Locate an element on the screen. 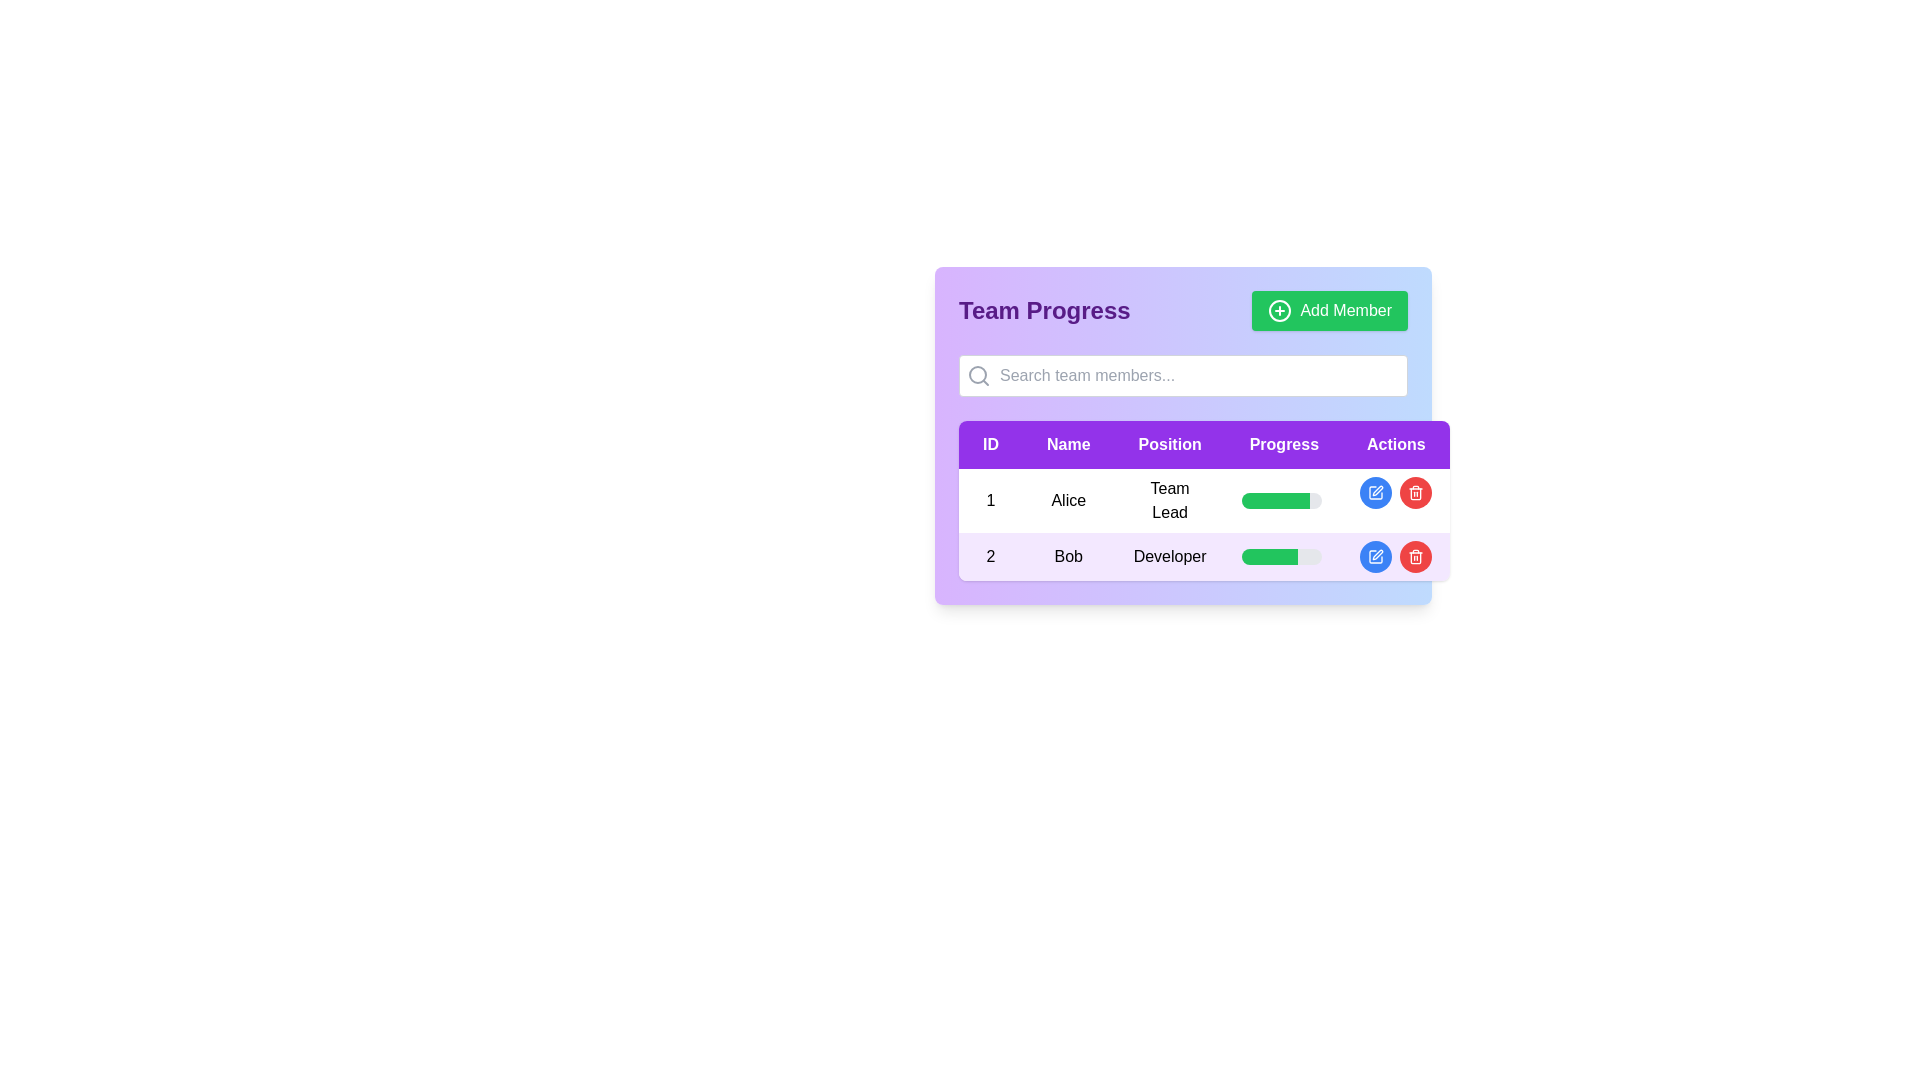 This screenshot has width=1920, height=1080. the search icon located to the left of the input field for searching team members, which visually represents the search functionality is located at coordinates (979, 375).